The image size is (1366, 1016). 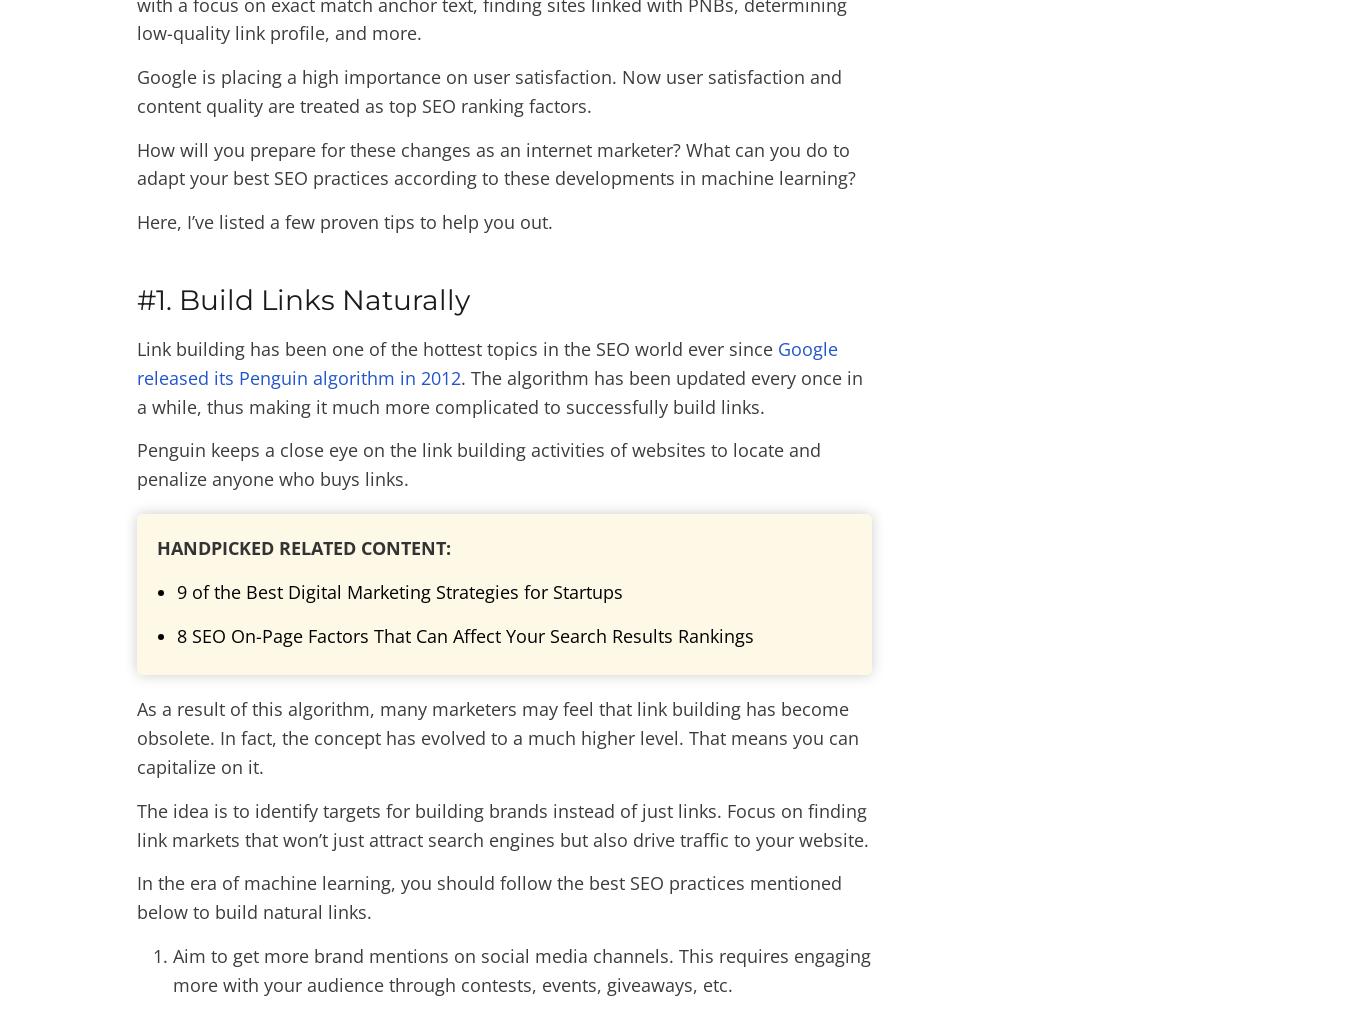 I want to click on '#1. Build Links Naturally', so click(x=303, y=299).